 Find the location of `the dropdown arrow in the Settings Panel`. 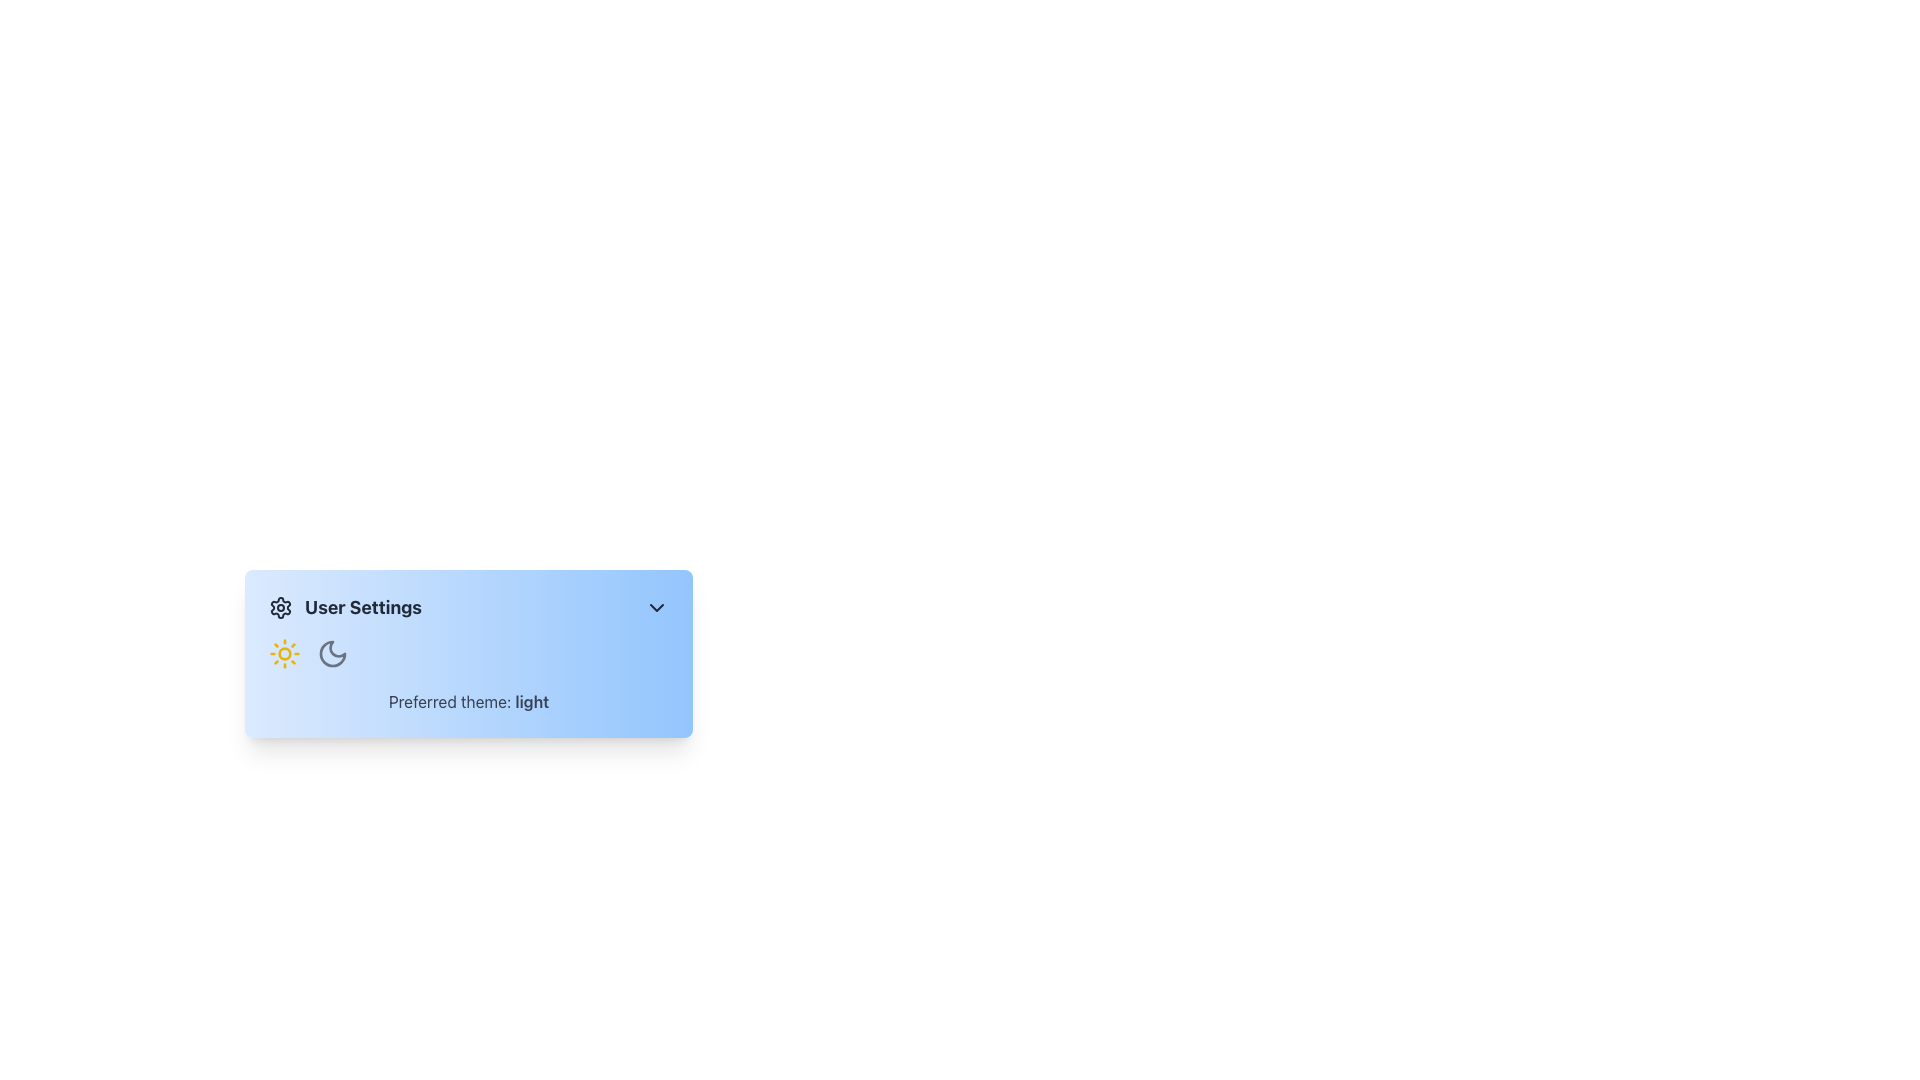

the dropdown arrow in the Settings Panel is located at coordinates (468, 744).